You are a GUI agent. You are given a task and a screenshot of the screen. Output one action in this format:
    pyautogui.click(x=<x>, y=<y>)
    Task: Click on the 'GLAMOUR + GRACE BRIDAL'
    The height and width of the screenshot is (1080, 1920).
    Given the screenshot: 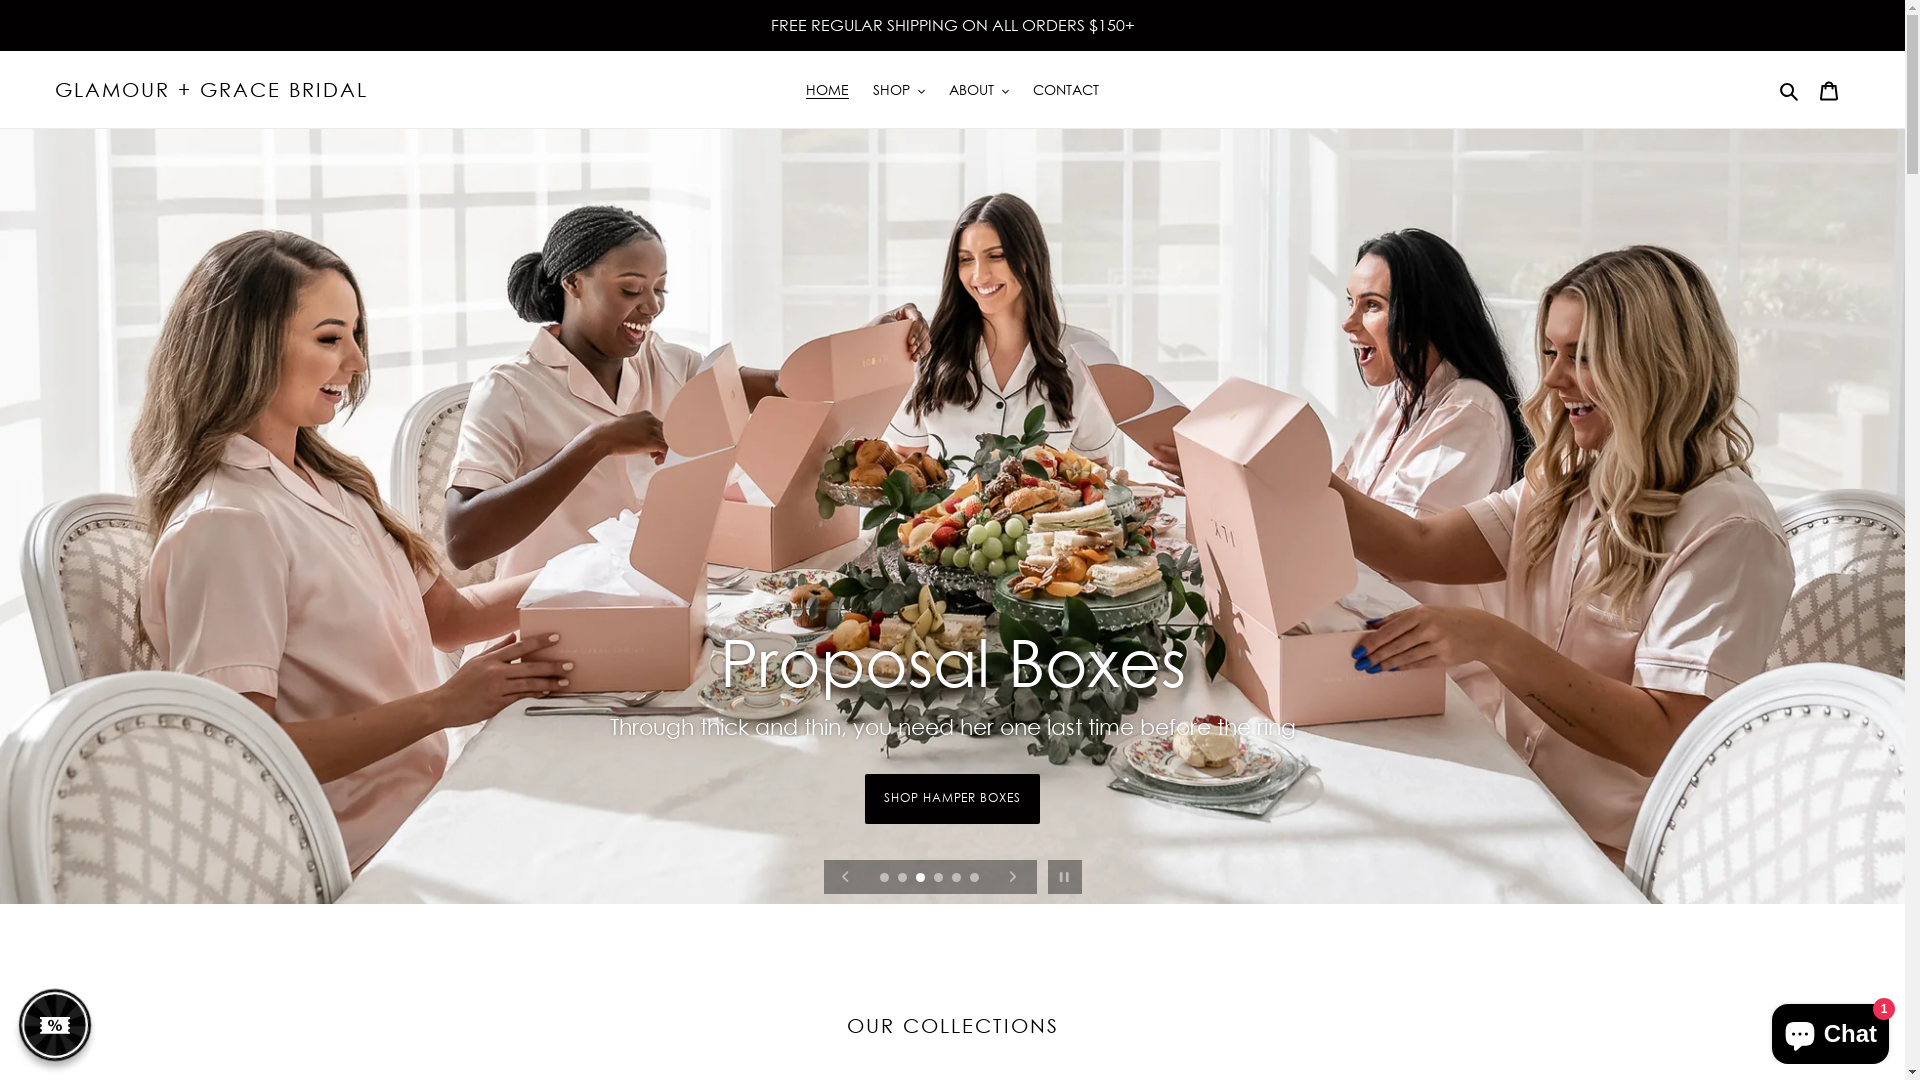 What is the action you would take?
    pyautogui.click(x=54, y=88)
    